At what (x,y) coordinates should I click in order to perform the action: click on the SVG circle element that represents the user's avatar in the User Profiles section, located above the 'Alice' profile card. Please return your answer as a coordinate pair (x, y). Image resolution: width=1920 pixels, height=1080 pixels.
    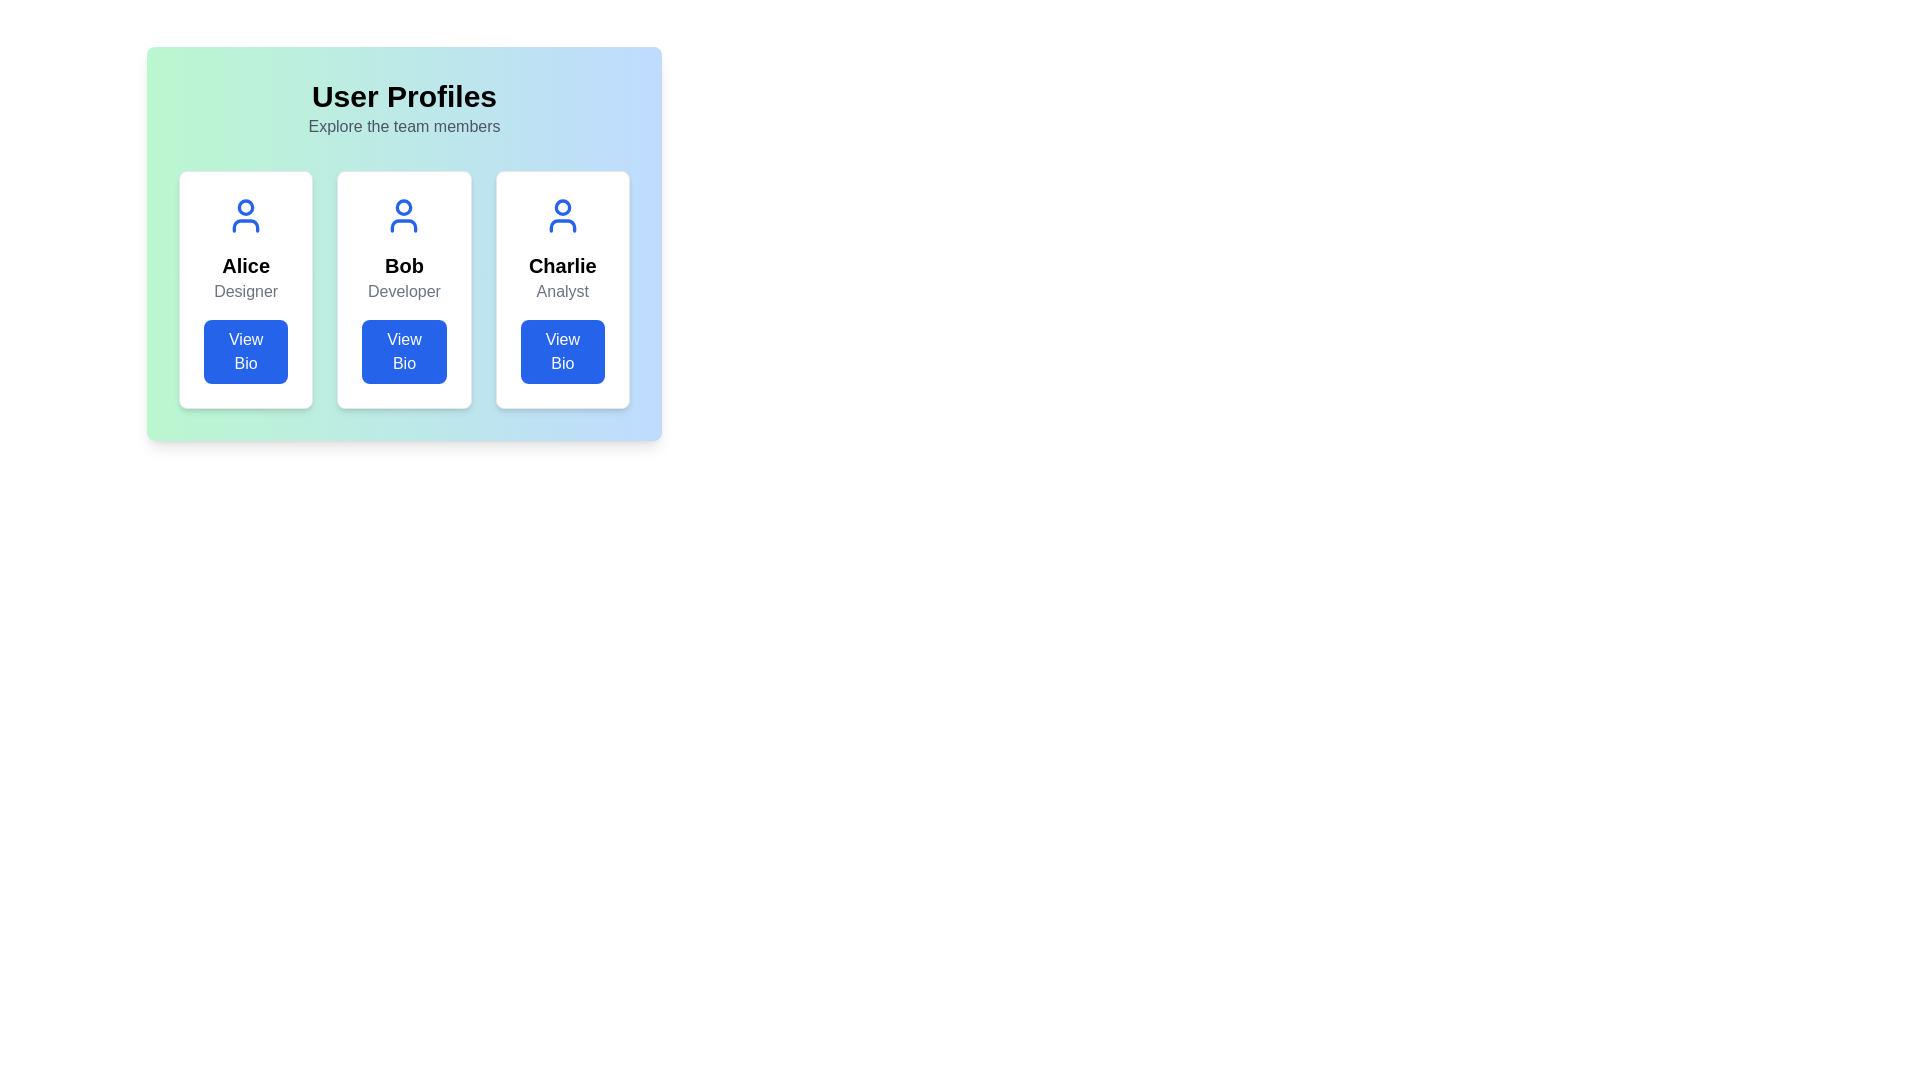
    Looking at the image, I should click on (245, 207).